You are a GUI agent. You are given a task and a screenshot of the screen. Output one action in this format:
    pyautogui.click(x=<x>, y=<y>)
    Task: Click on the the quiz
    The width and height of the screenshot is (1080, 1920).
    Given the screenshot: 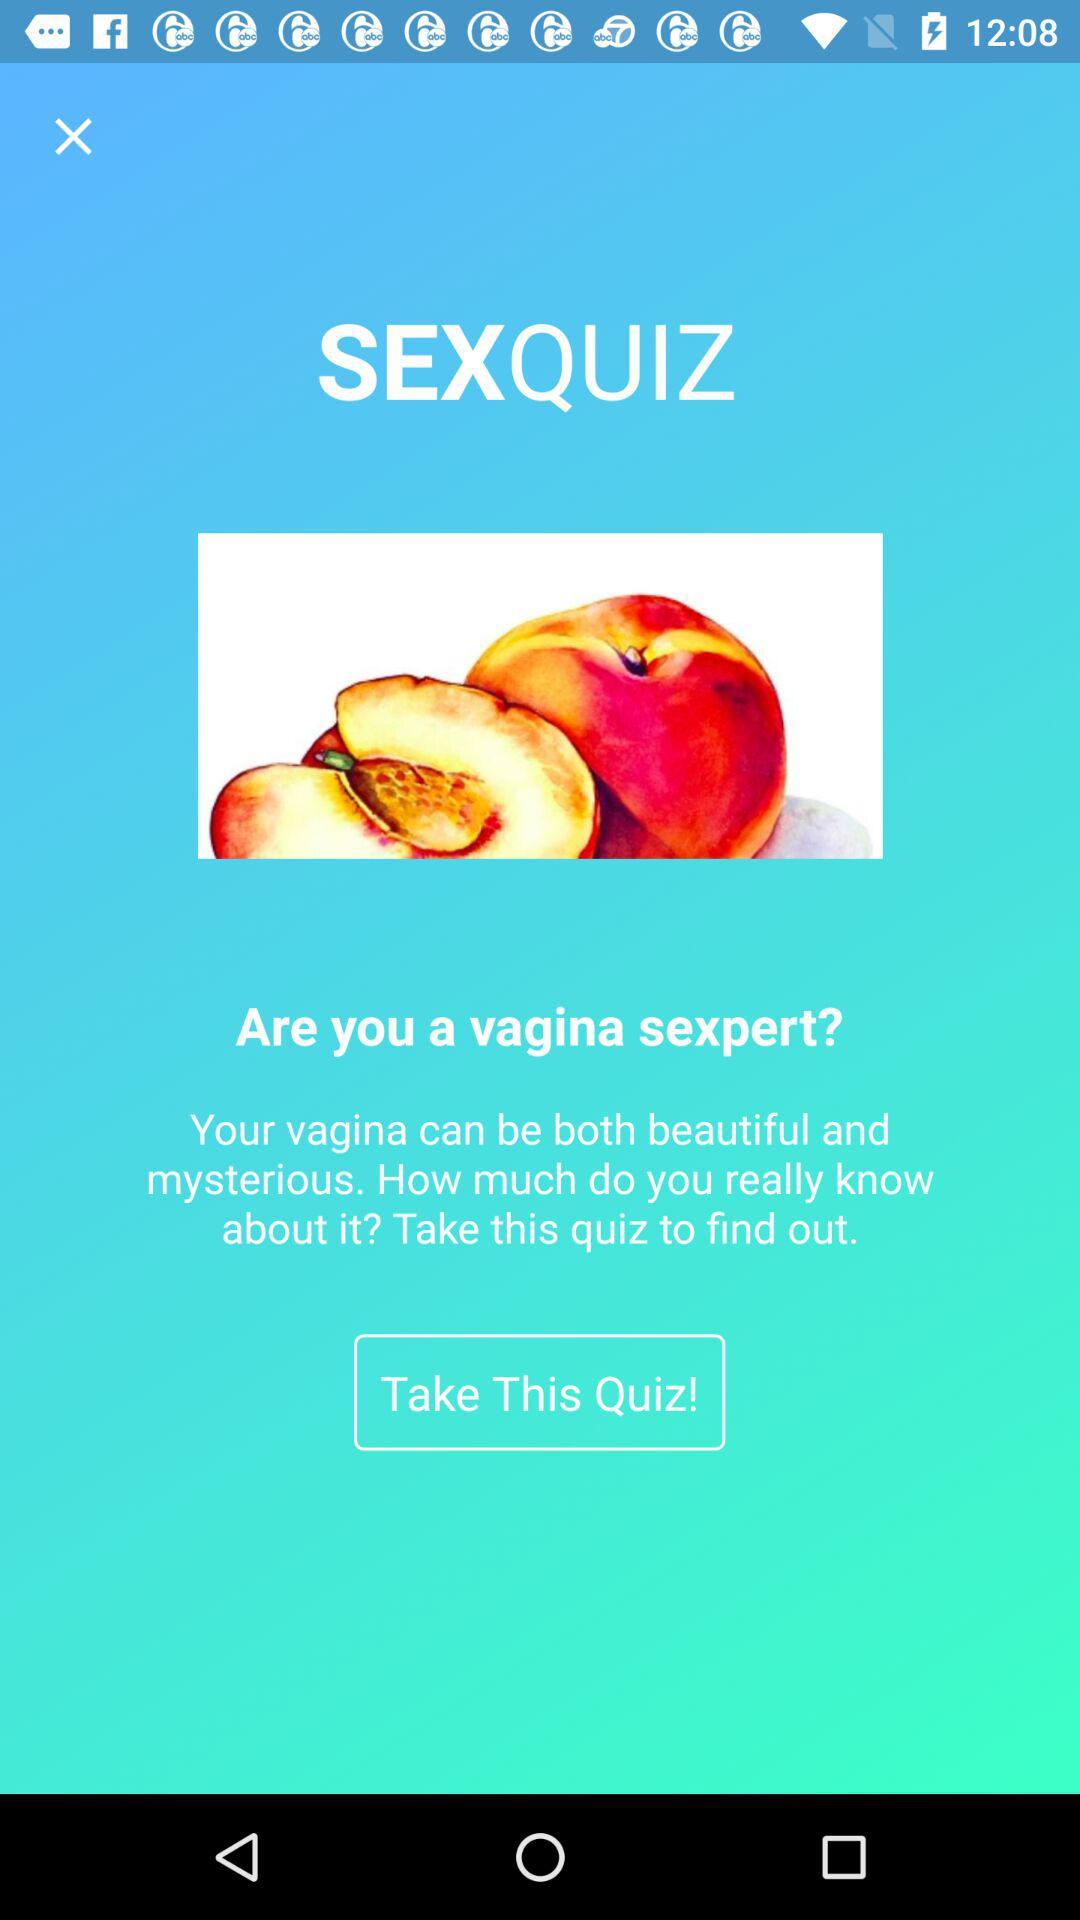 What is the action you would take?
    pyautogui.click(x=72, y=135)
    